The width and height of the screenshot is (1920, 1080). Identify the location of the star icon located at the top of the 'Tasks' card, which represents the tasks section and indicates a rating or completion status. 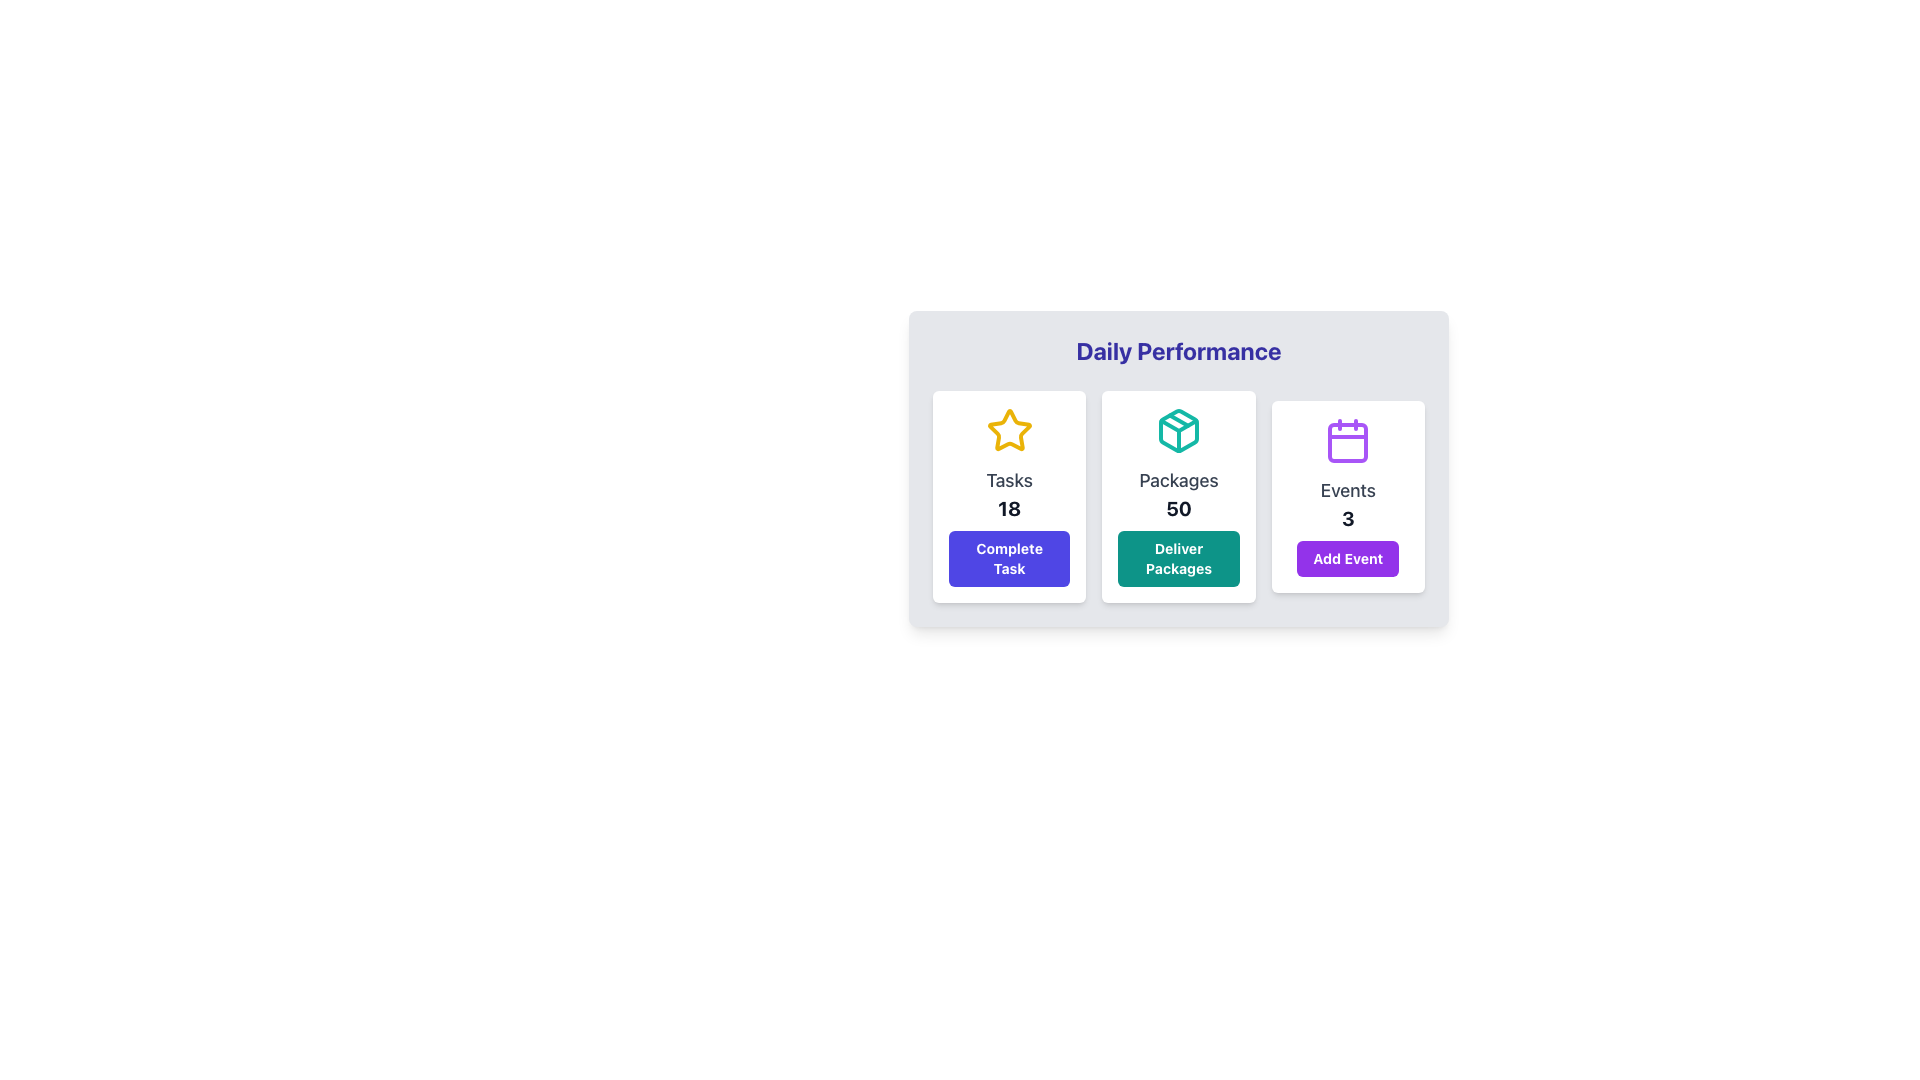
(1009, 430).